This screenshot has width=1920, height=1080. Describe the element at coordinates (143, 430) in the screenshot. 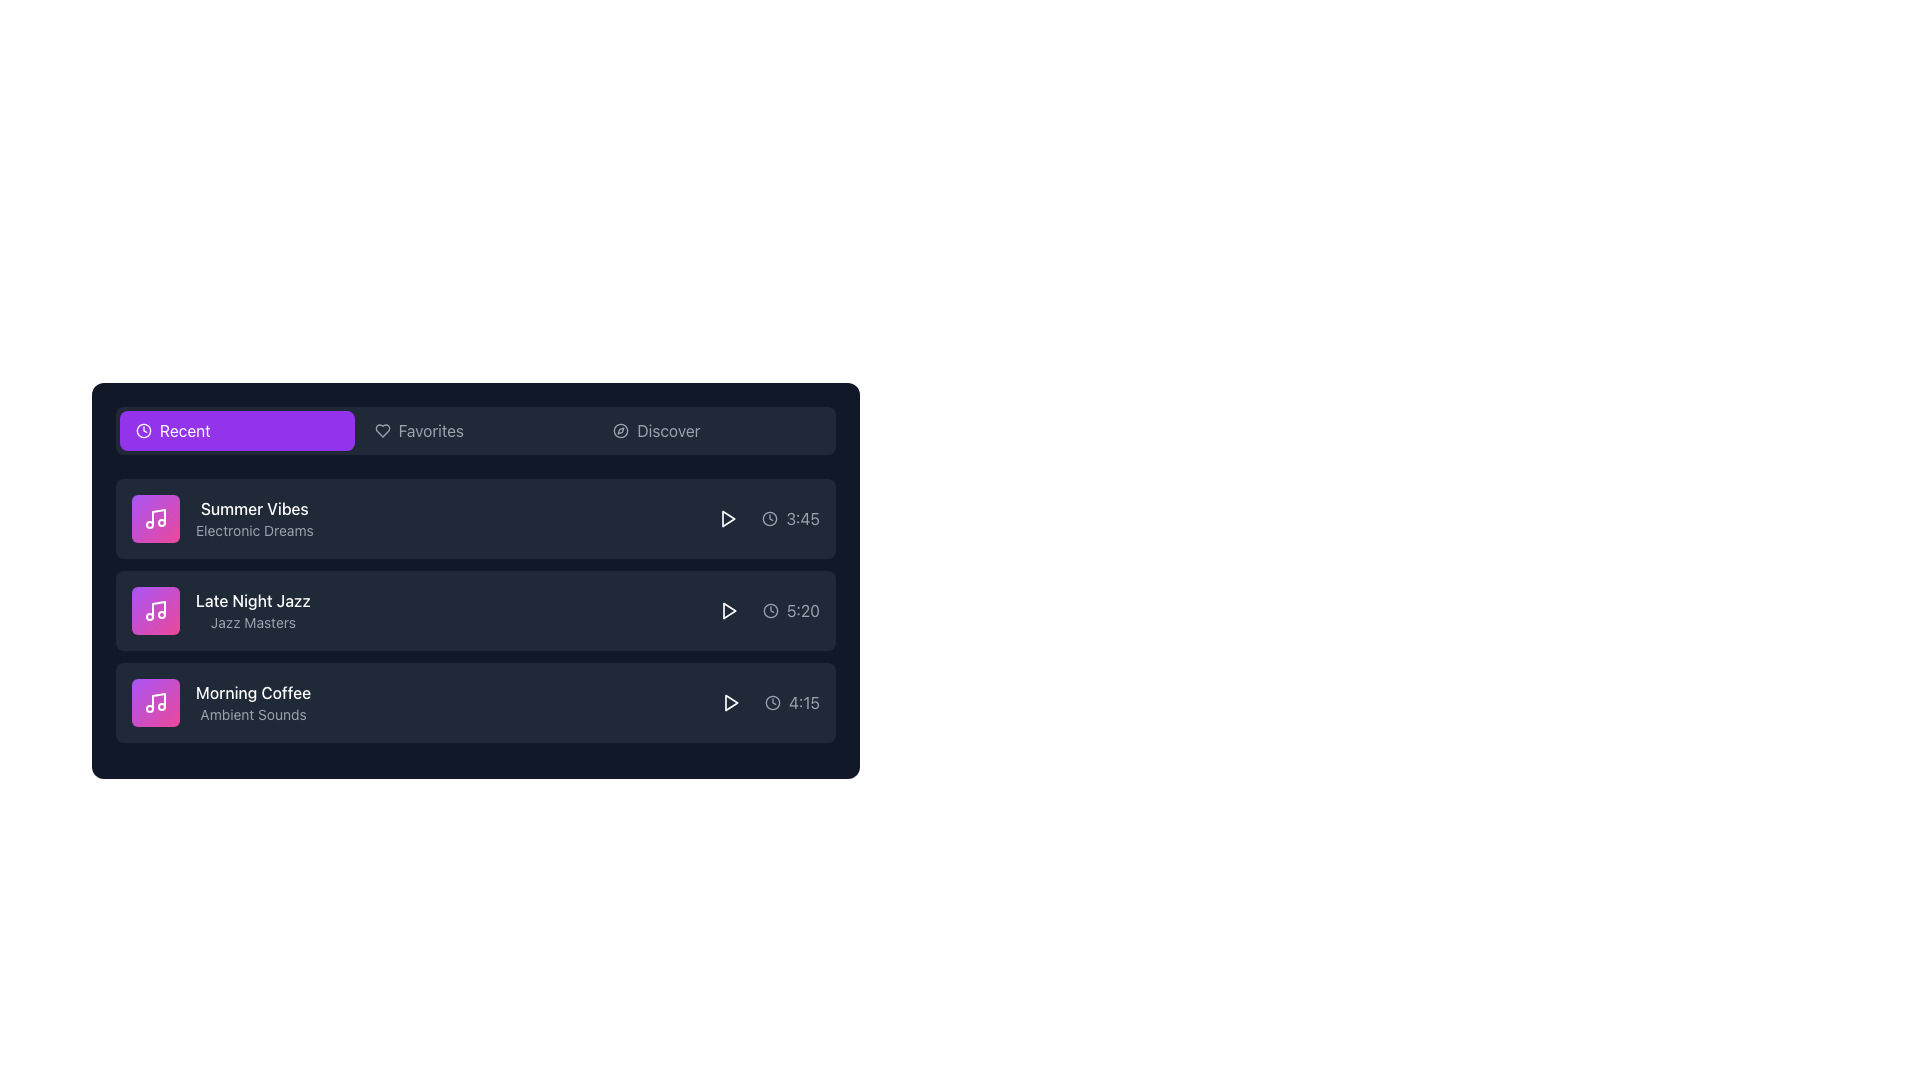

I see `the clock icon located at the top-left corner of the 'Recent' button in the navigation panel` at that location.